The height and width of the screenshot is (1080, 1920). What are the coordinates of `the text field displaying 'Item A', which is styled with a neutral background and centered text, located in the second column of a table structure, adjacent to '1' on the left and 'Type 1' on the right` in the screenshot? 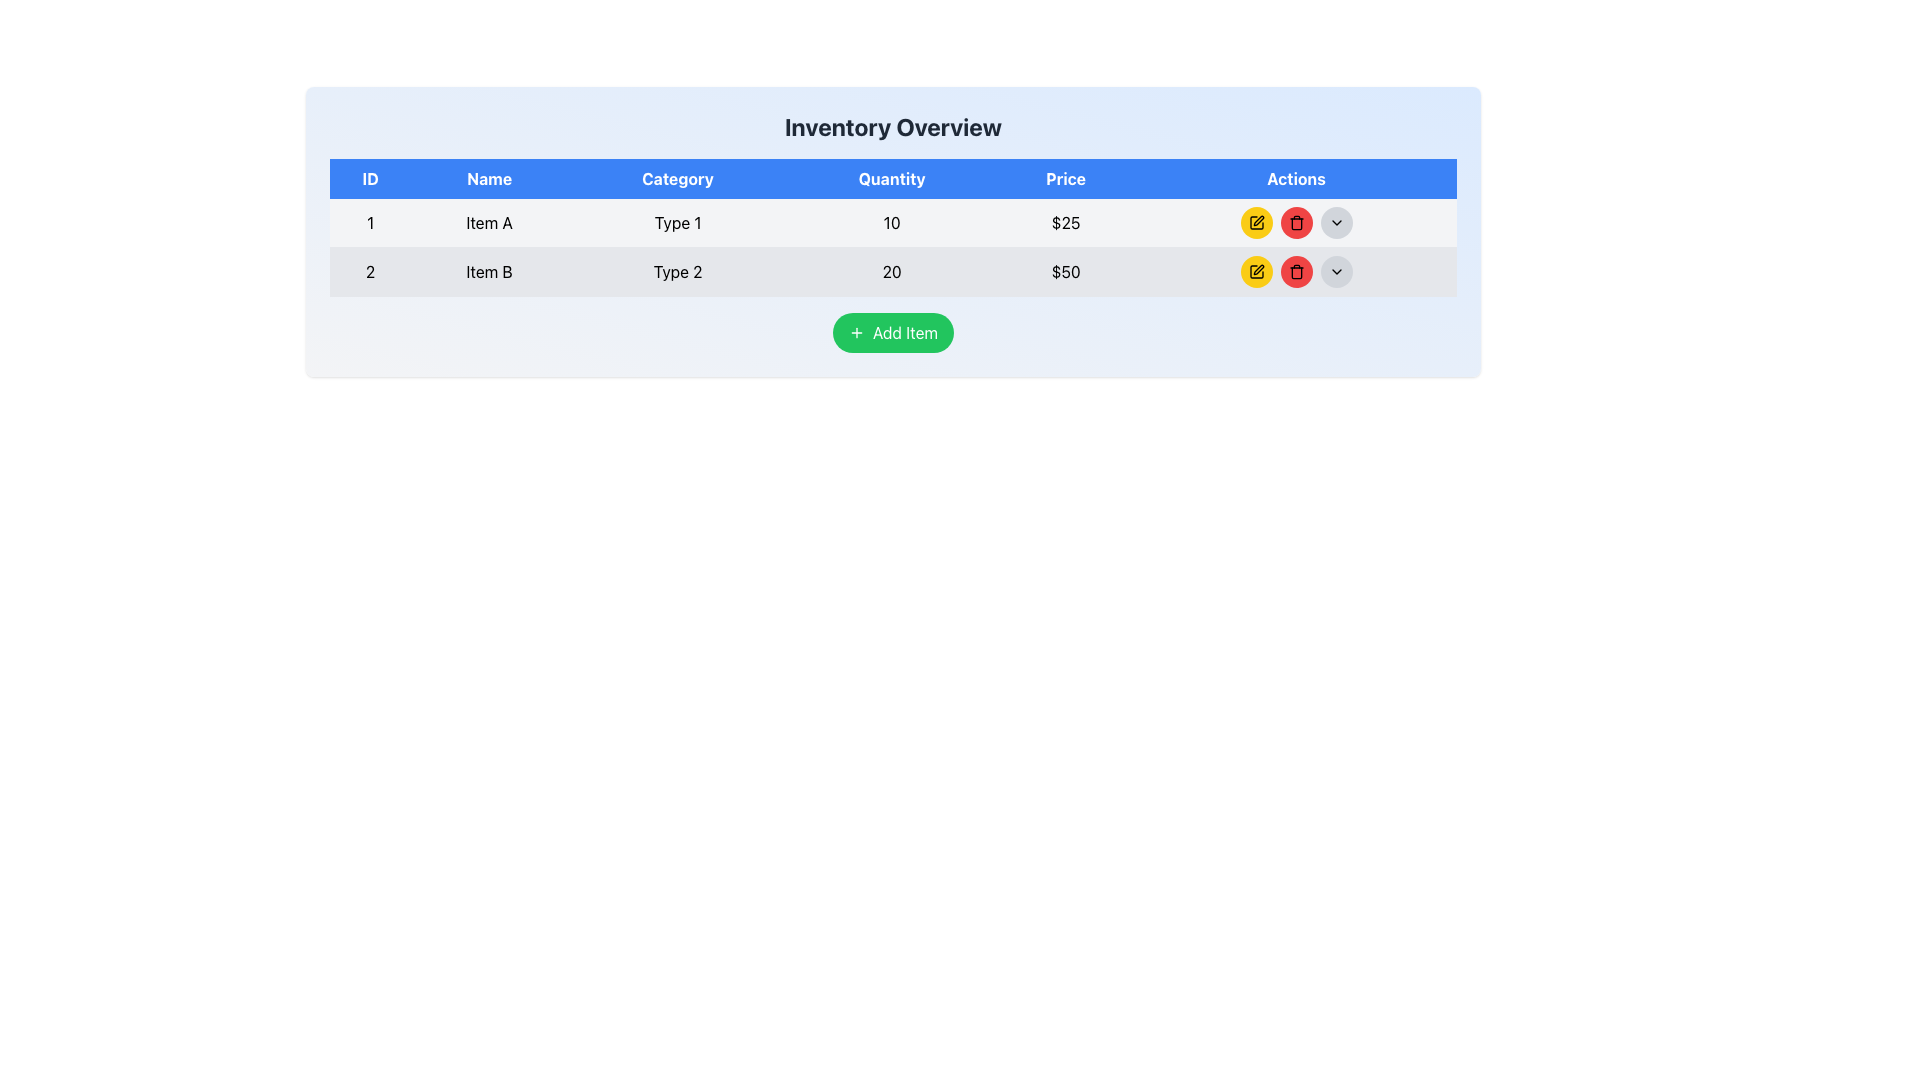 It's located at (489, 223).